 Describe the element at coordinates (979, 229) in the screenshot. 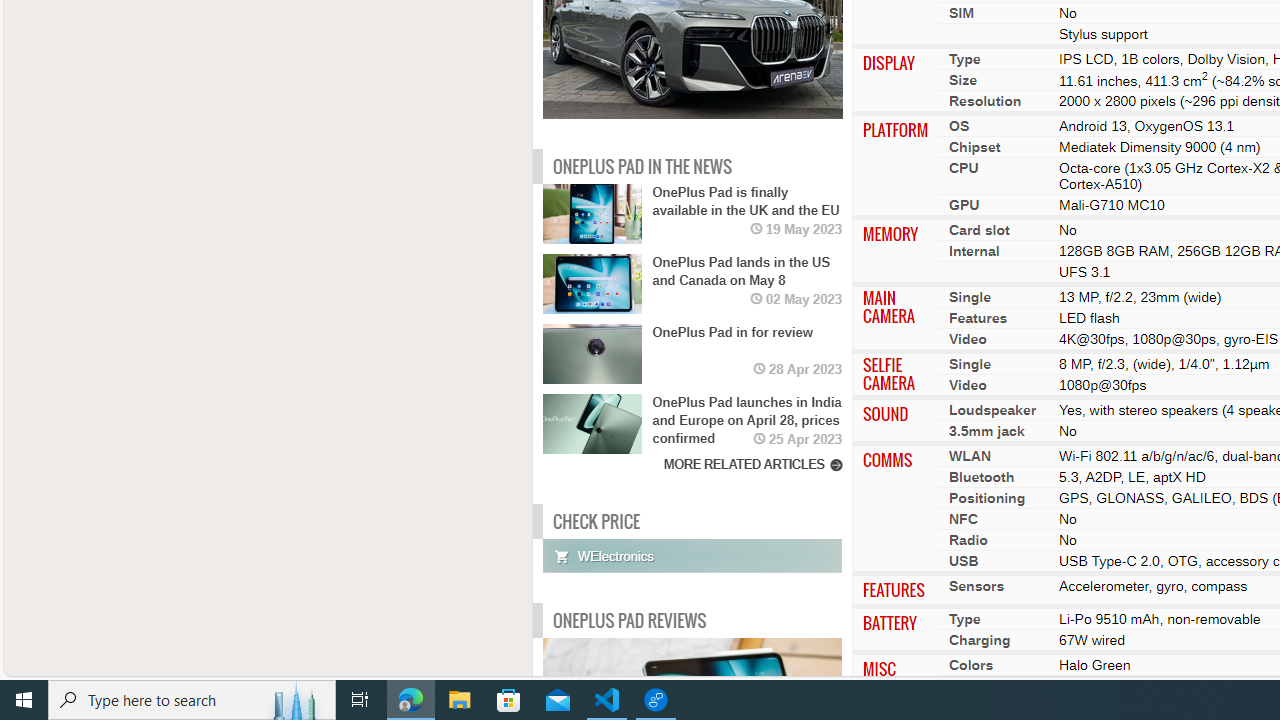

I see `'Card slot'` at that location.